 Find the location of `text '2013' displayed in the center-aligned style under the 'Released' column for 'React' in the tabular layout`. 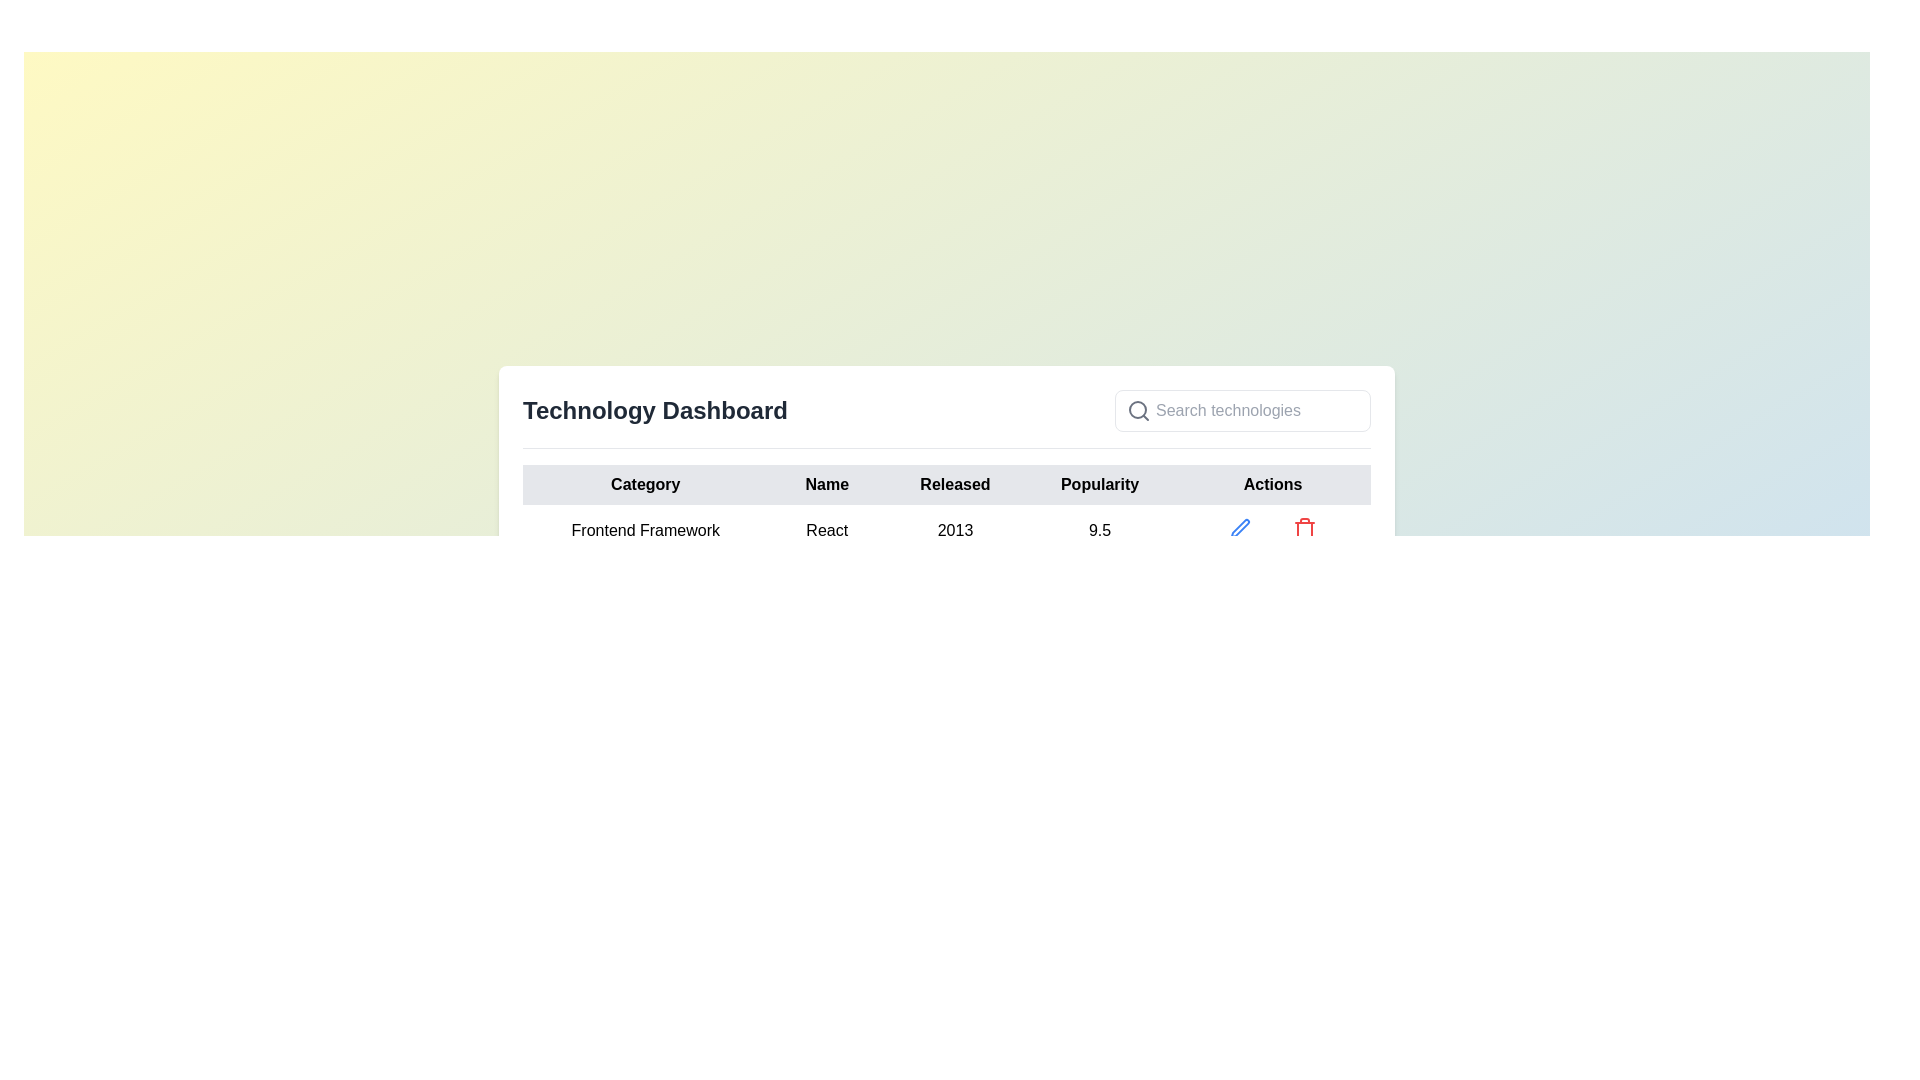

text '2013' displayed in the center-aligned style under the 'Released' column for 'React' in the tabular layout is located at coordinates (954, 529).